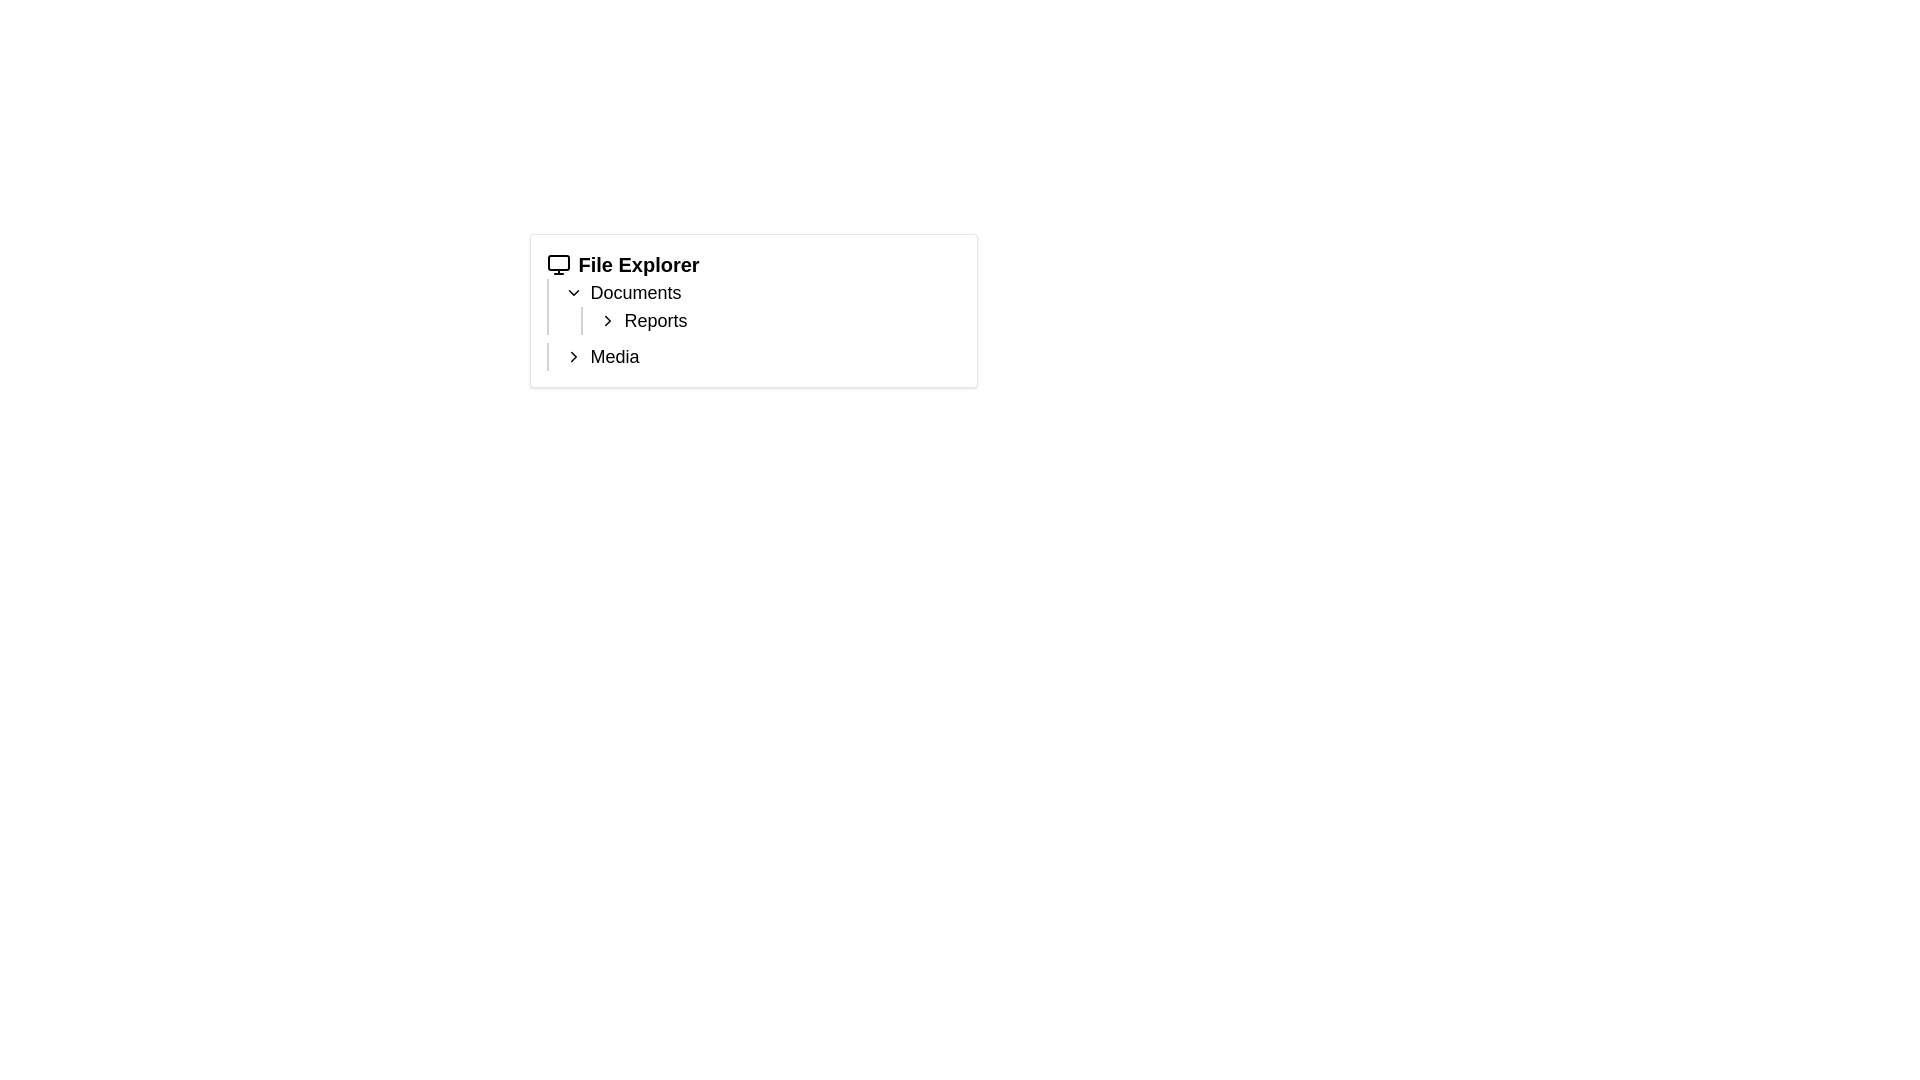 Image resolution: width=1920 pixels, height=1080 pixels. What do you see at coordinates (572, 293) in the screenshot?
I see `the Chevron icon` at bounding box center [572, 293].